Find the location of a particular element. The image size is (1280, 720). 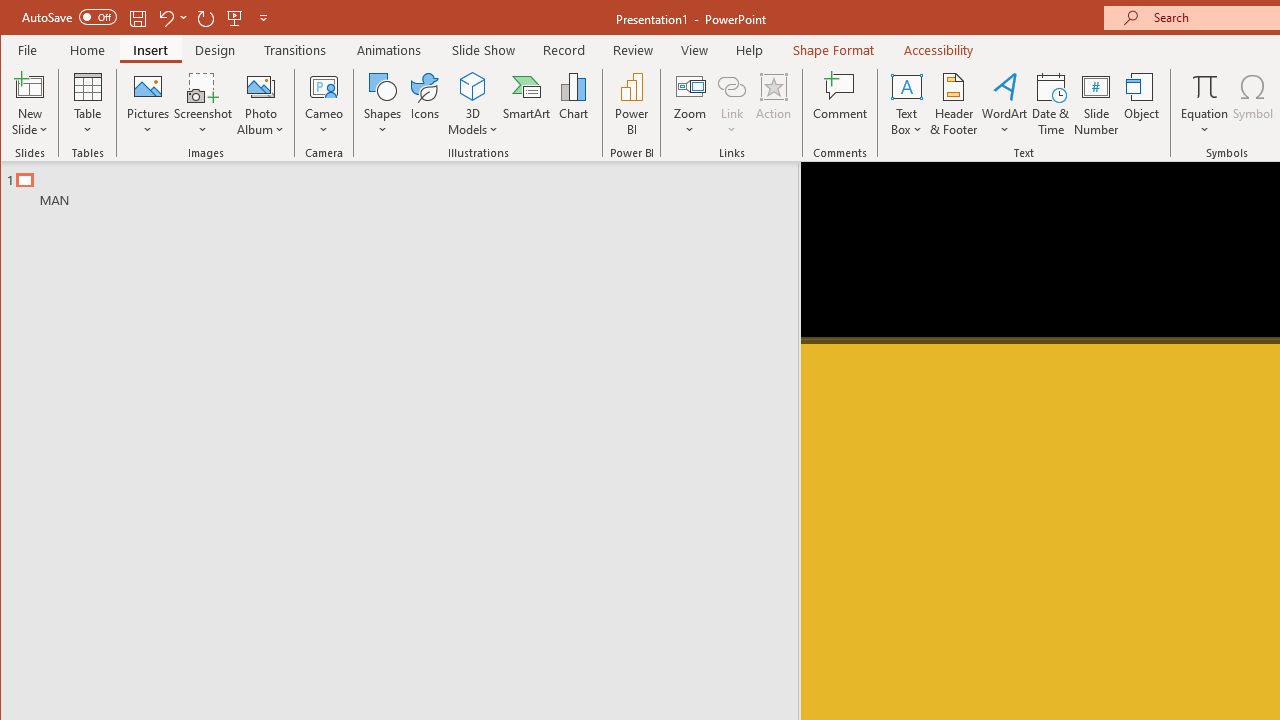

'Icons' is located at coordinates (423, 104).